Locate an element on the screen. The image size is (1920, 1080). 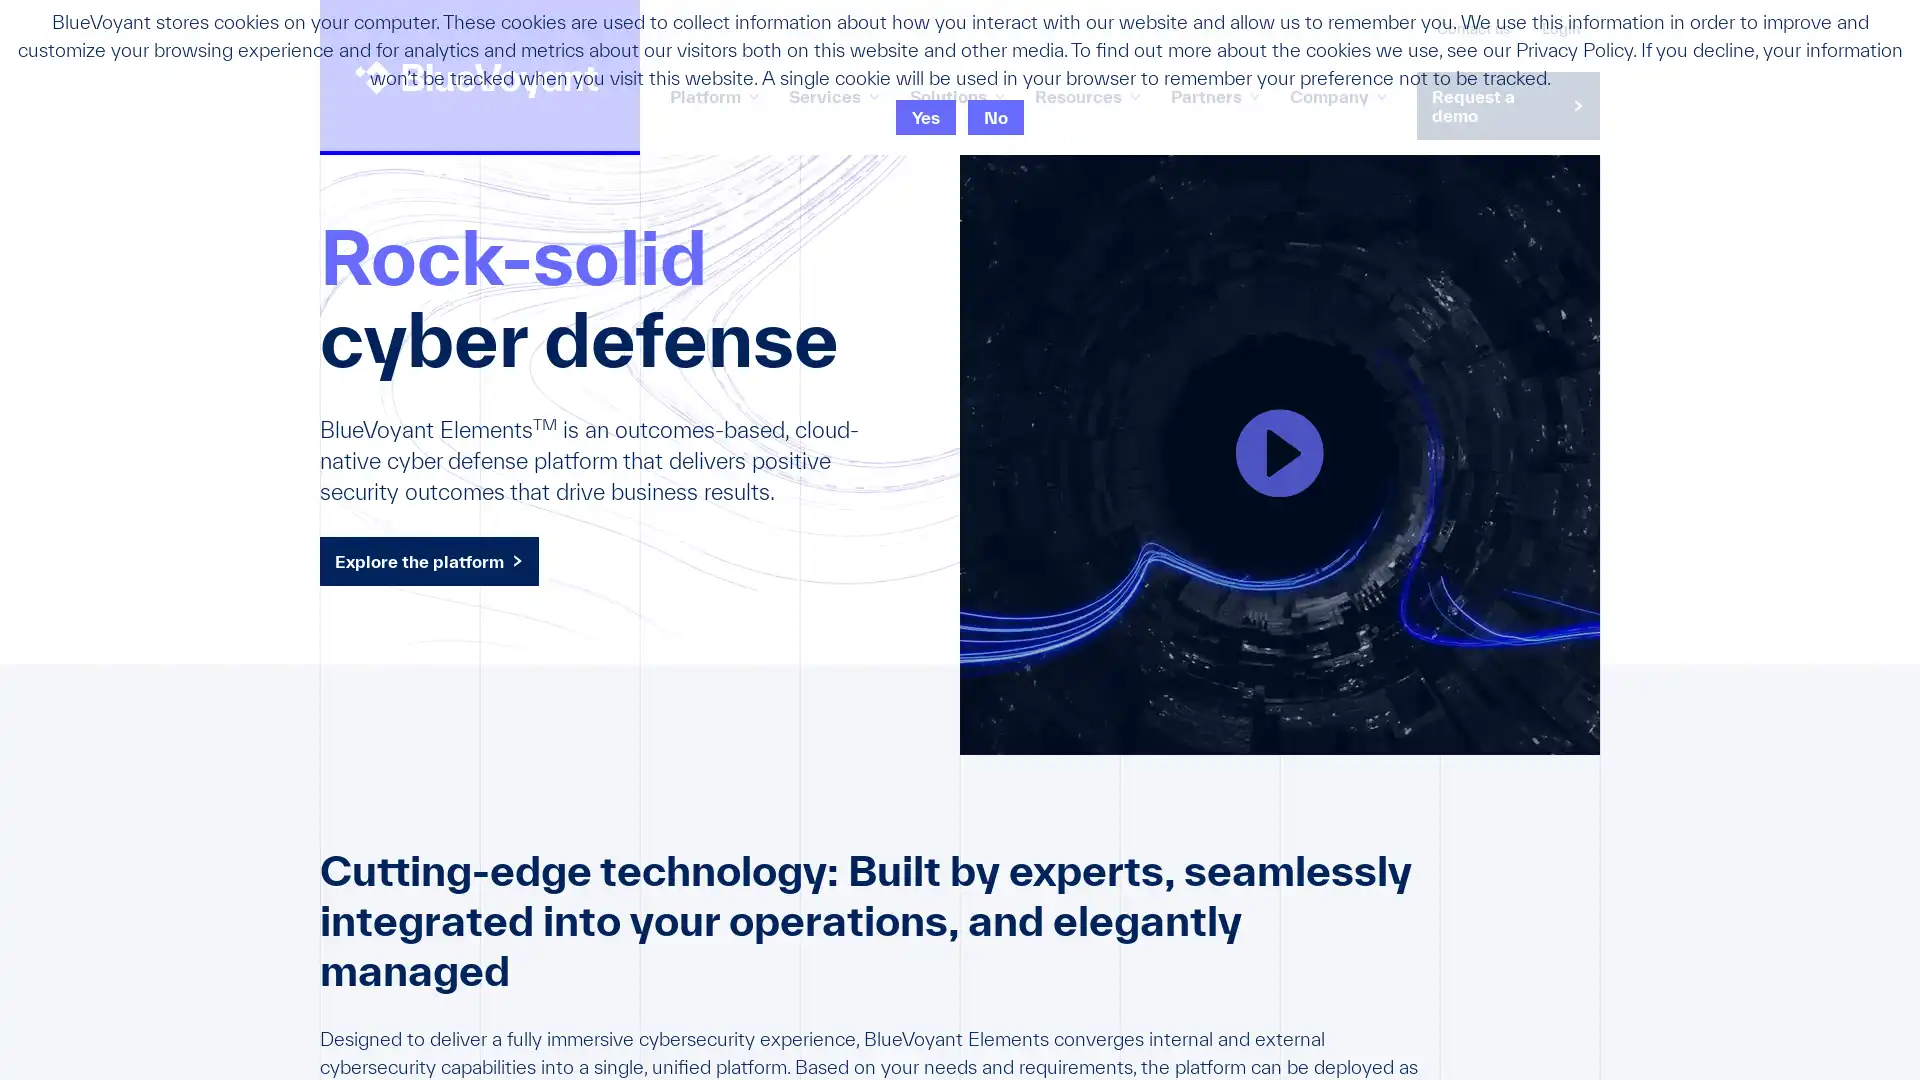
Services Open Services is located at coordinates (834, 95).